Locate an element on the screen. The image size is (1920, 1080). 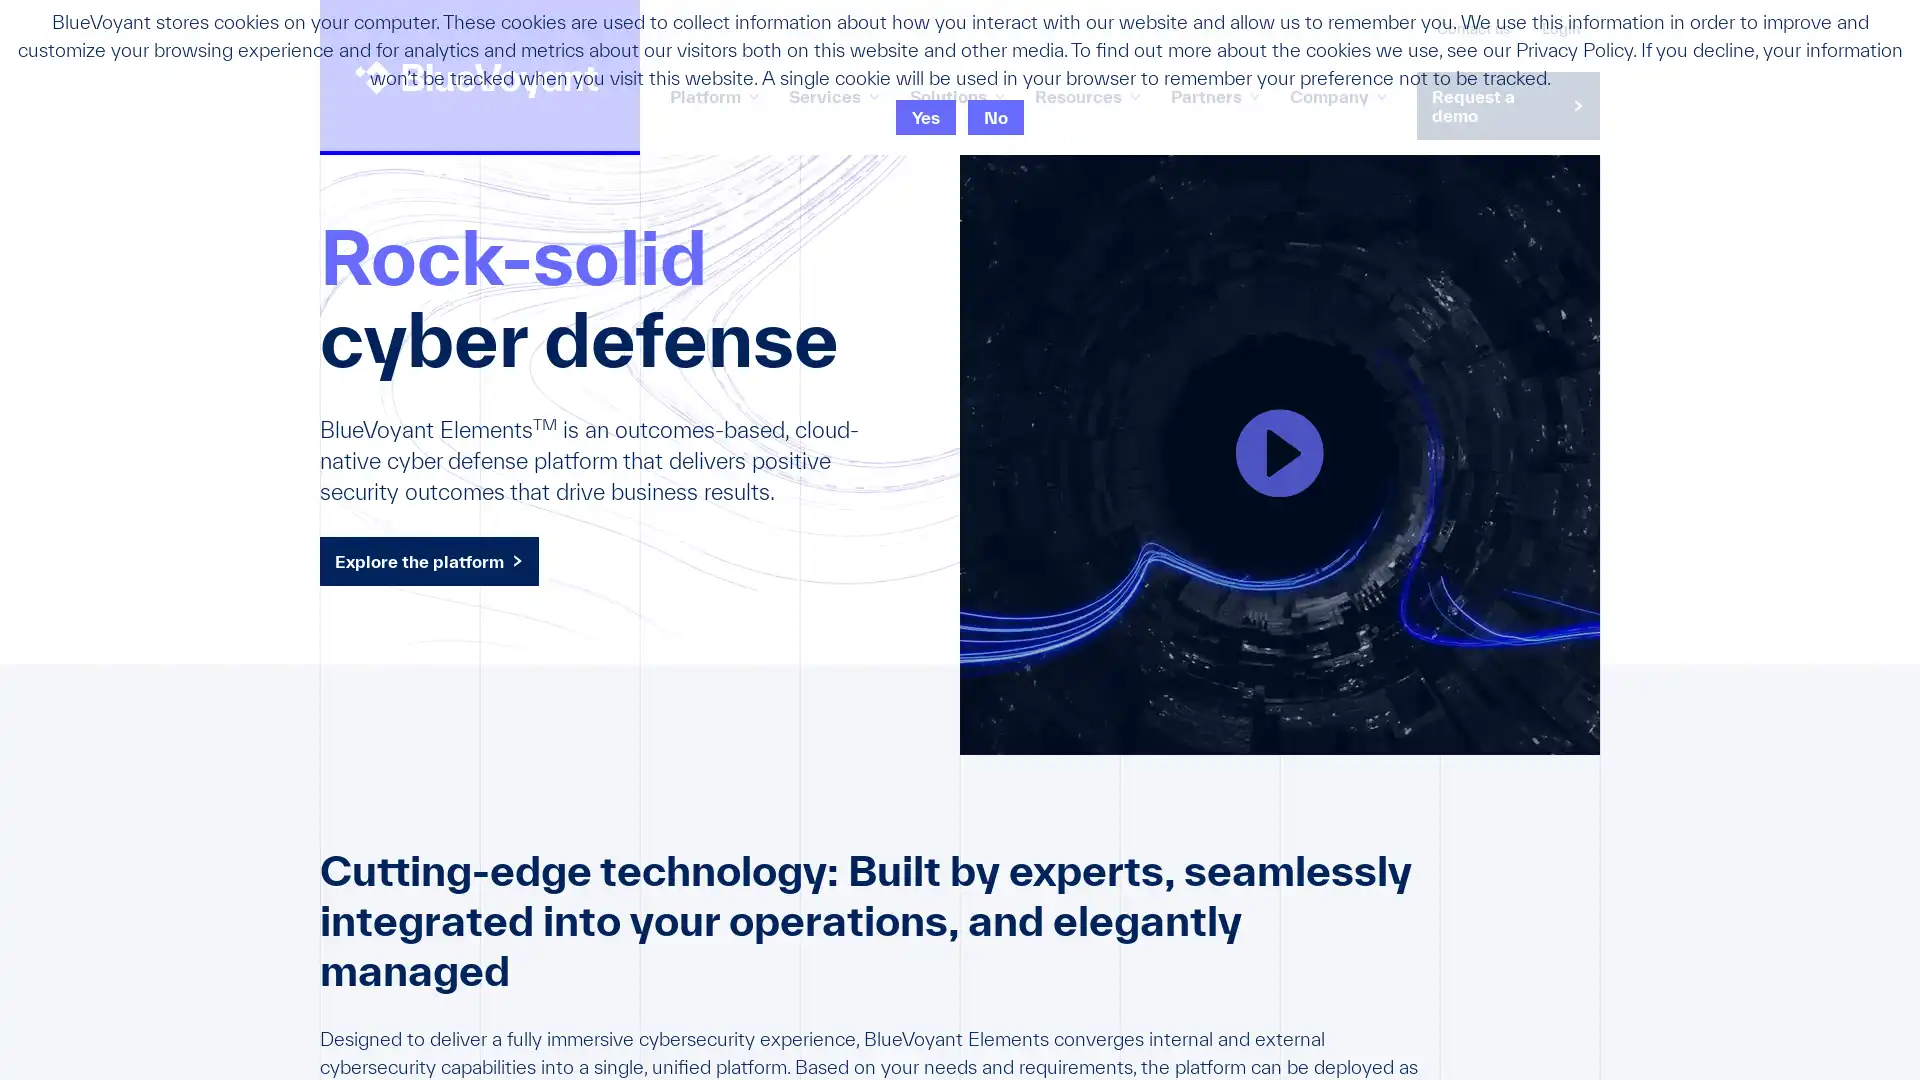
Services Open Services is located at coordinates (834, 95).